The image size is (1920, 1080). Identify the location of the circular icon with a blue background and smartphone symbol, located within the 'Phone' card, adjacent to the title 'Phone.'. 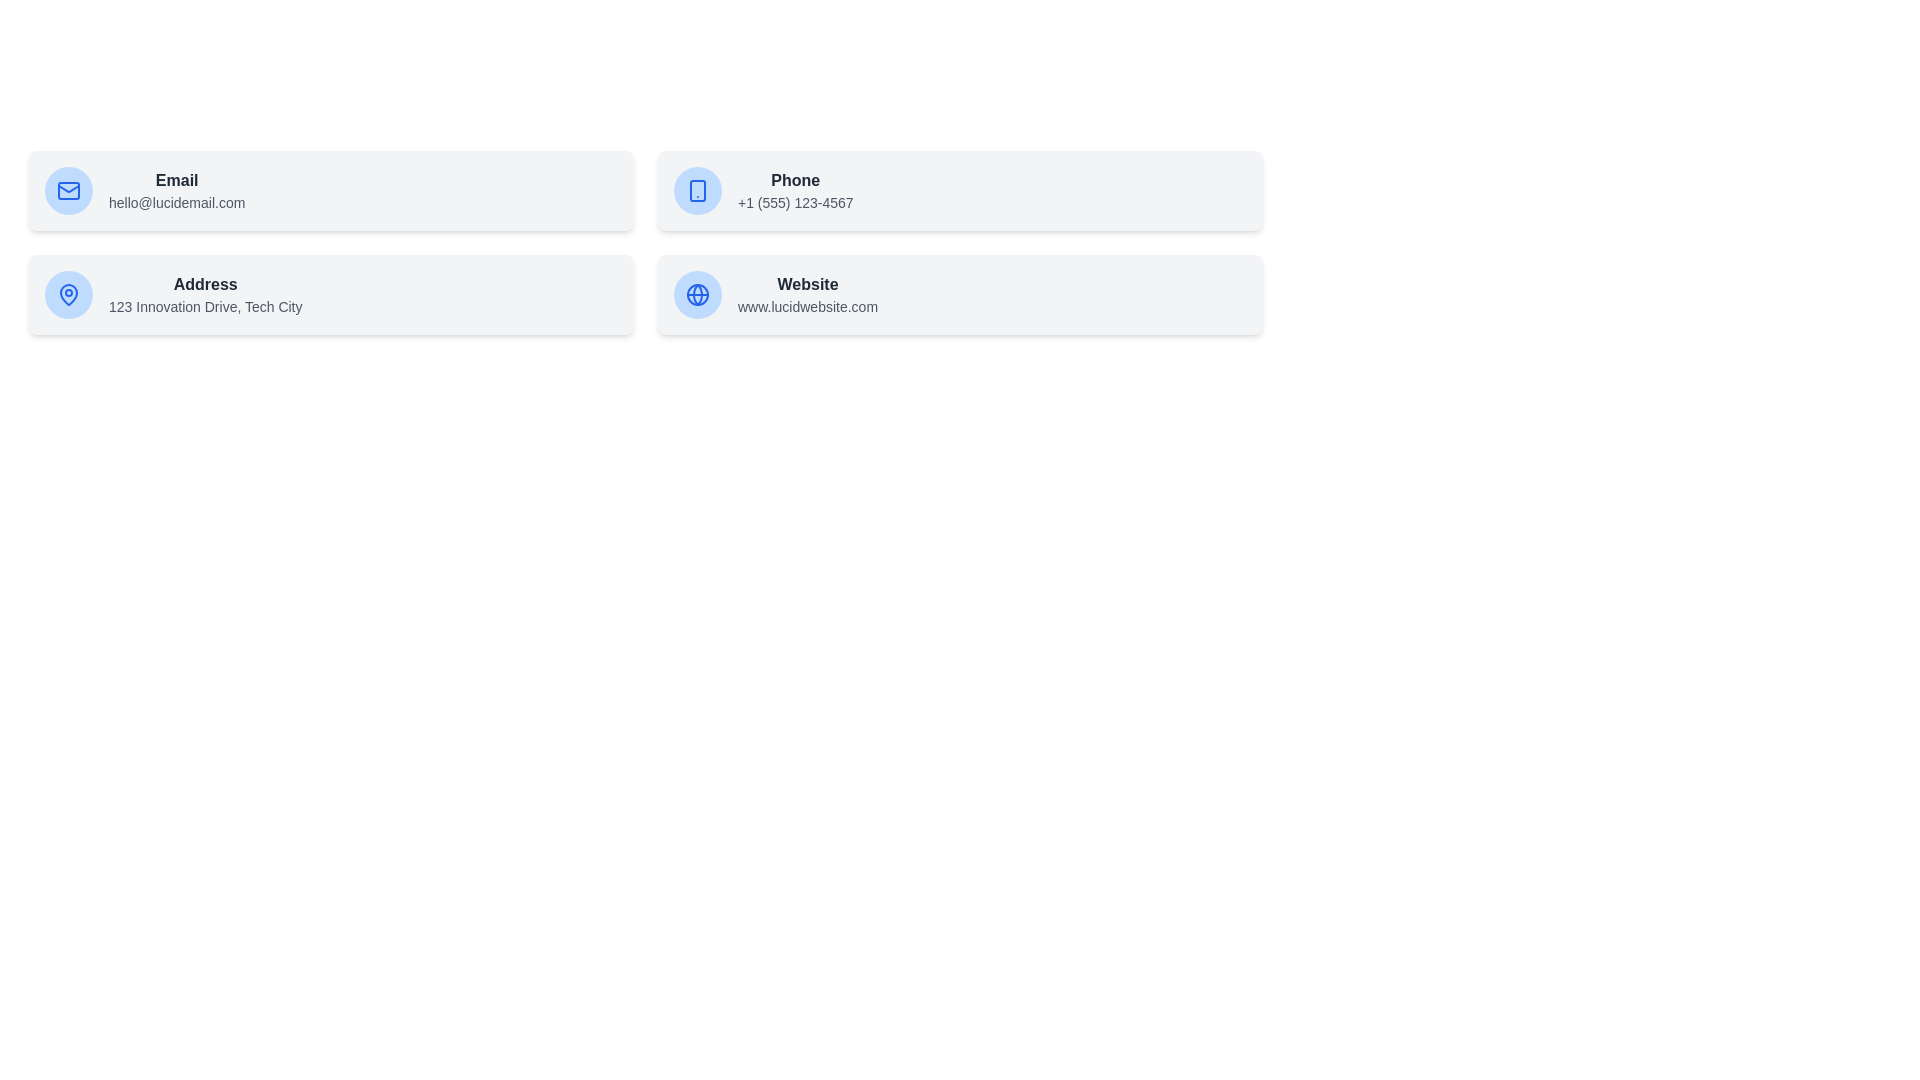
(697, 191).